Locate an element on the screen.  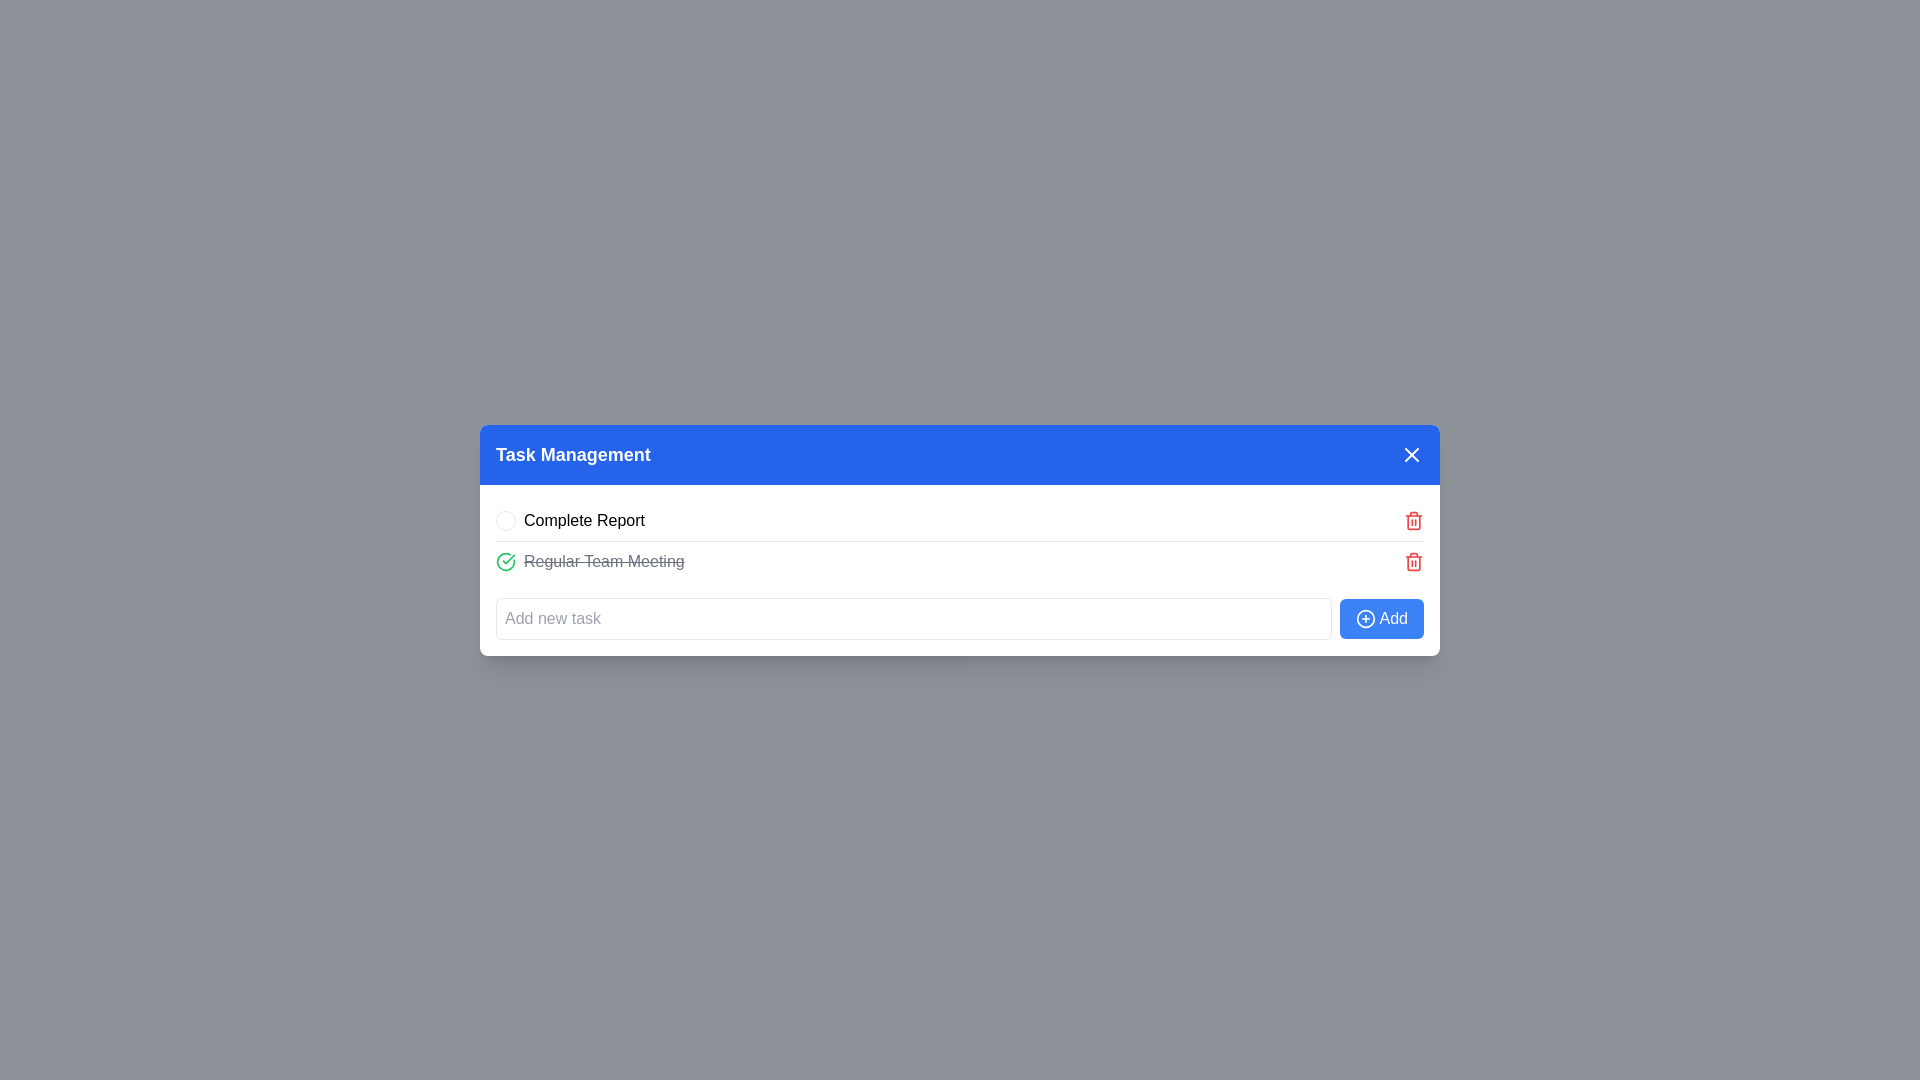
the trash icon located to the right of the 'Regular Team Meeting' task item is located at coordinates (1413, 563).